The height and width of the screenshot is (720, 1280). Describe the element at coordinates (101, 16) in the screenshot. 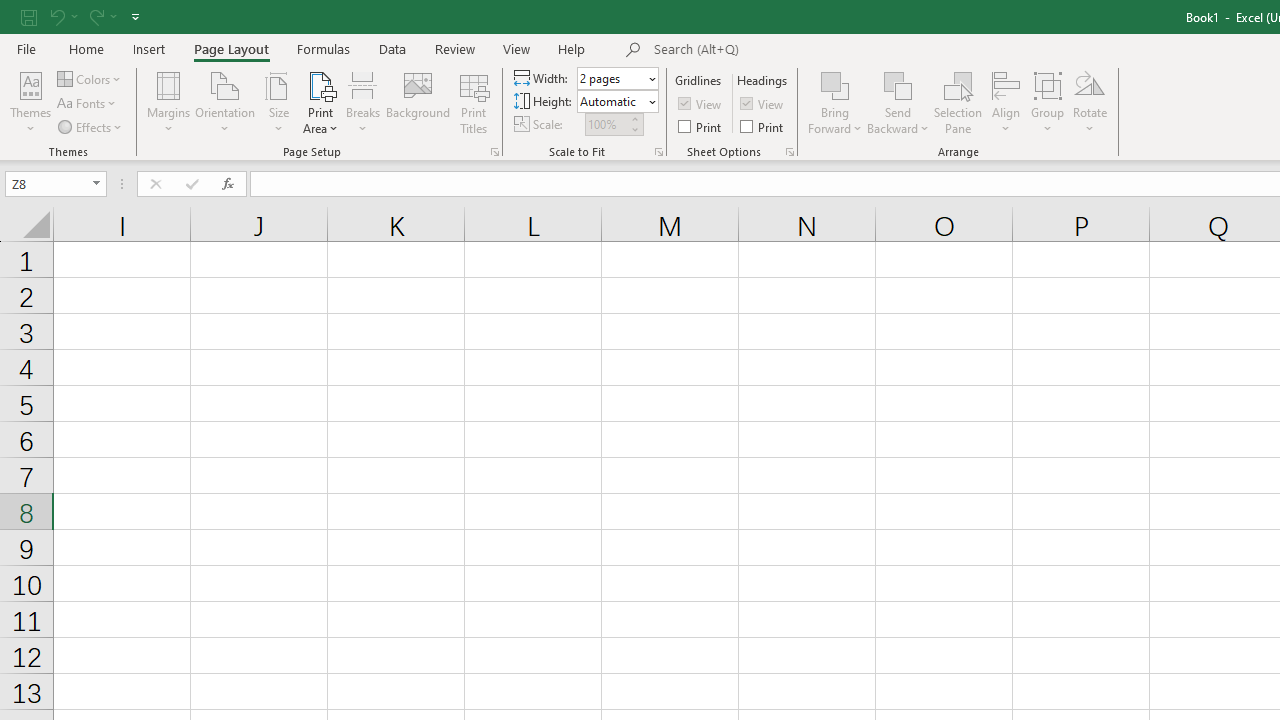

I see `'Redo'` at that location.